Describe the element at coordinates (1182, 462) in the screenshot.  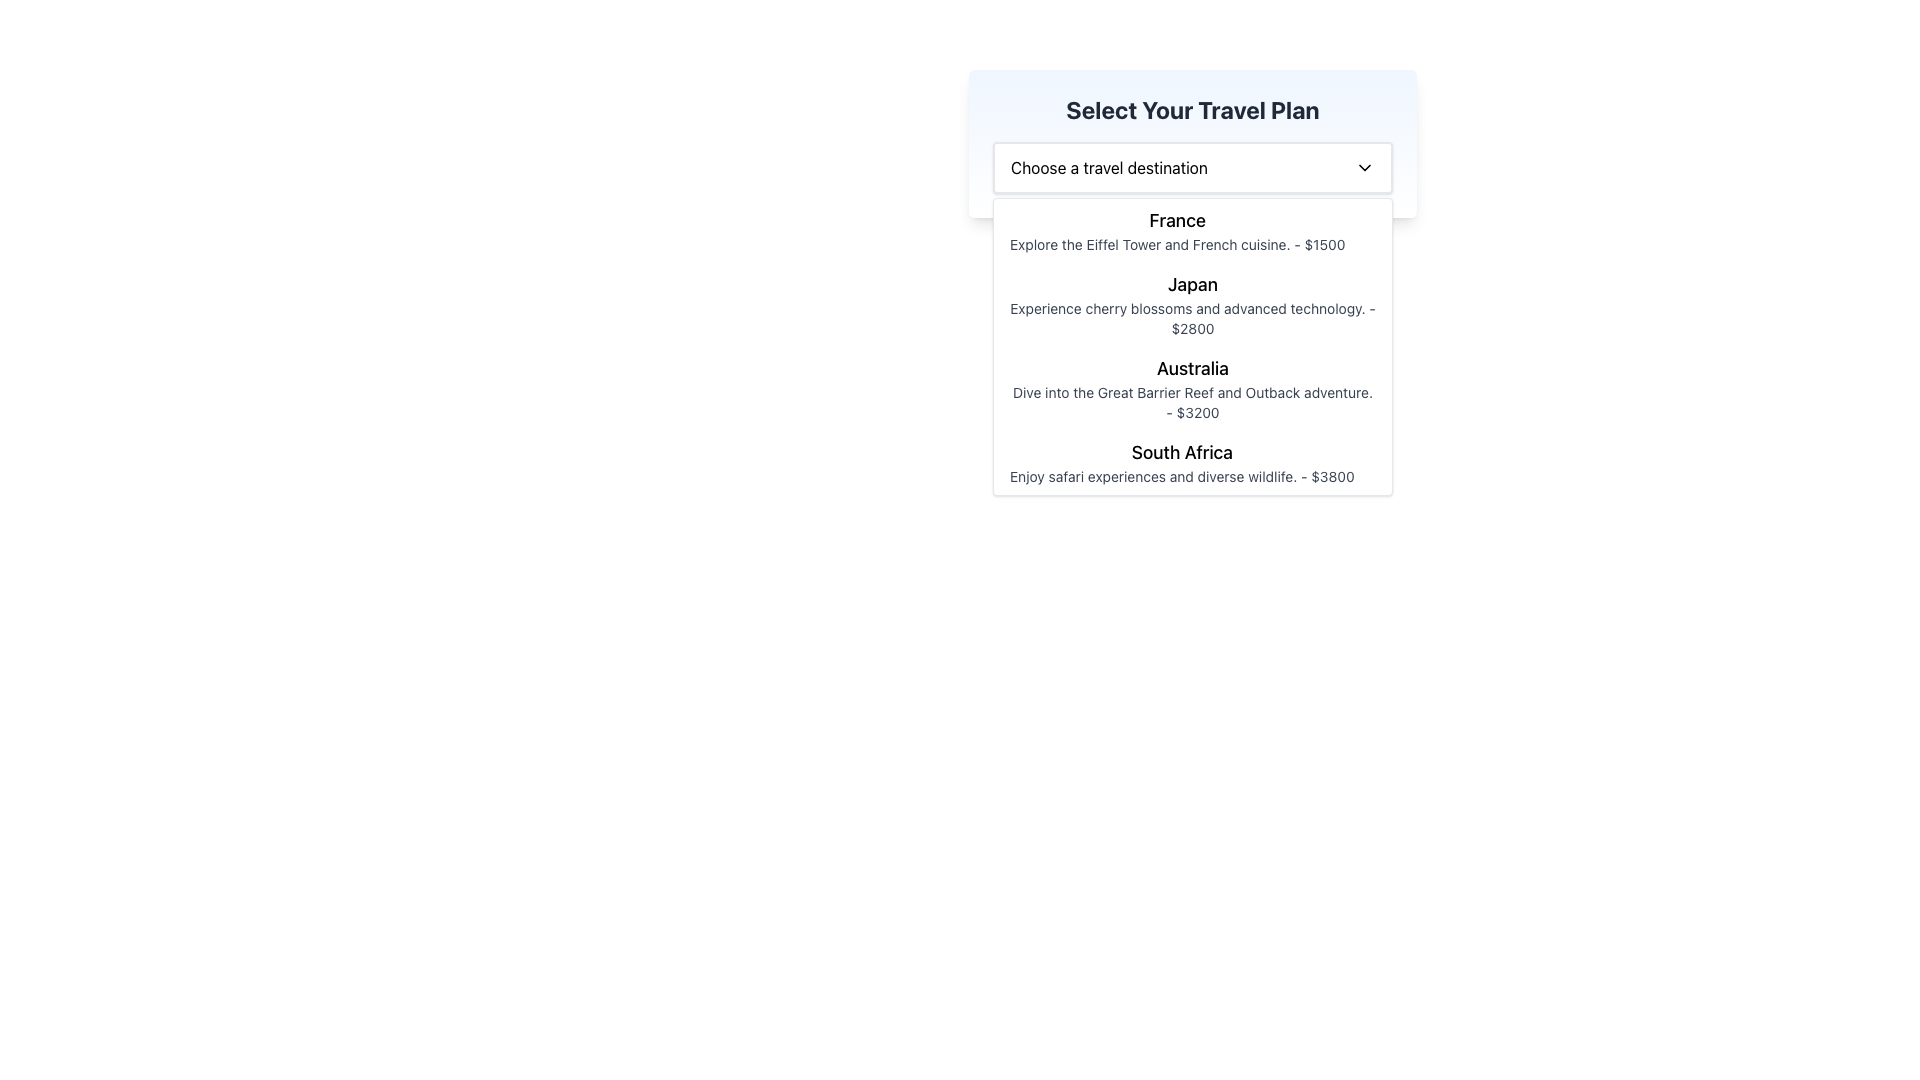
I see `the fourth option in the dropdown list labeled 'Select Your Travel Plan', which displays 'South Africa' as a larger title and 'Enjoy safari experiences and diverse wildlife. - $3800' as descriptive text` at that location.